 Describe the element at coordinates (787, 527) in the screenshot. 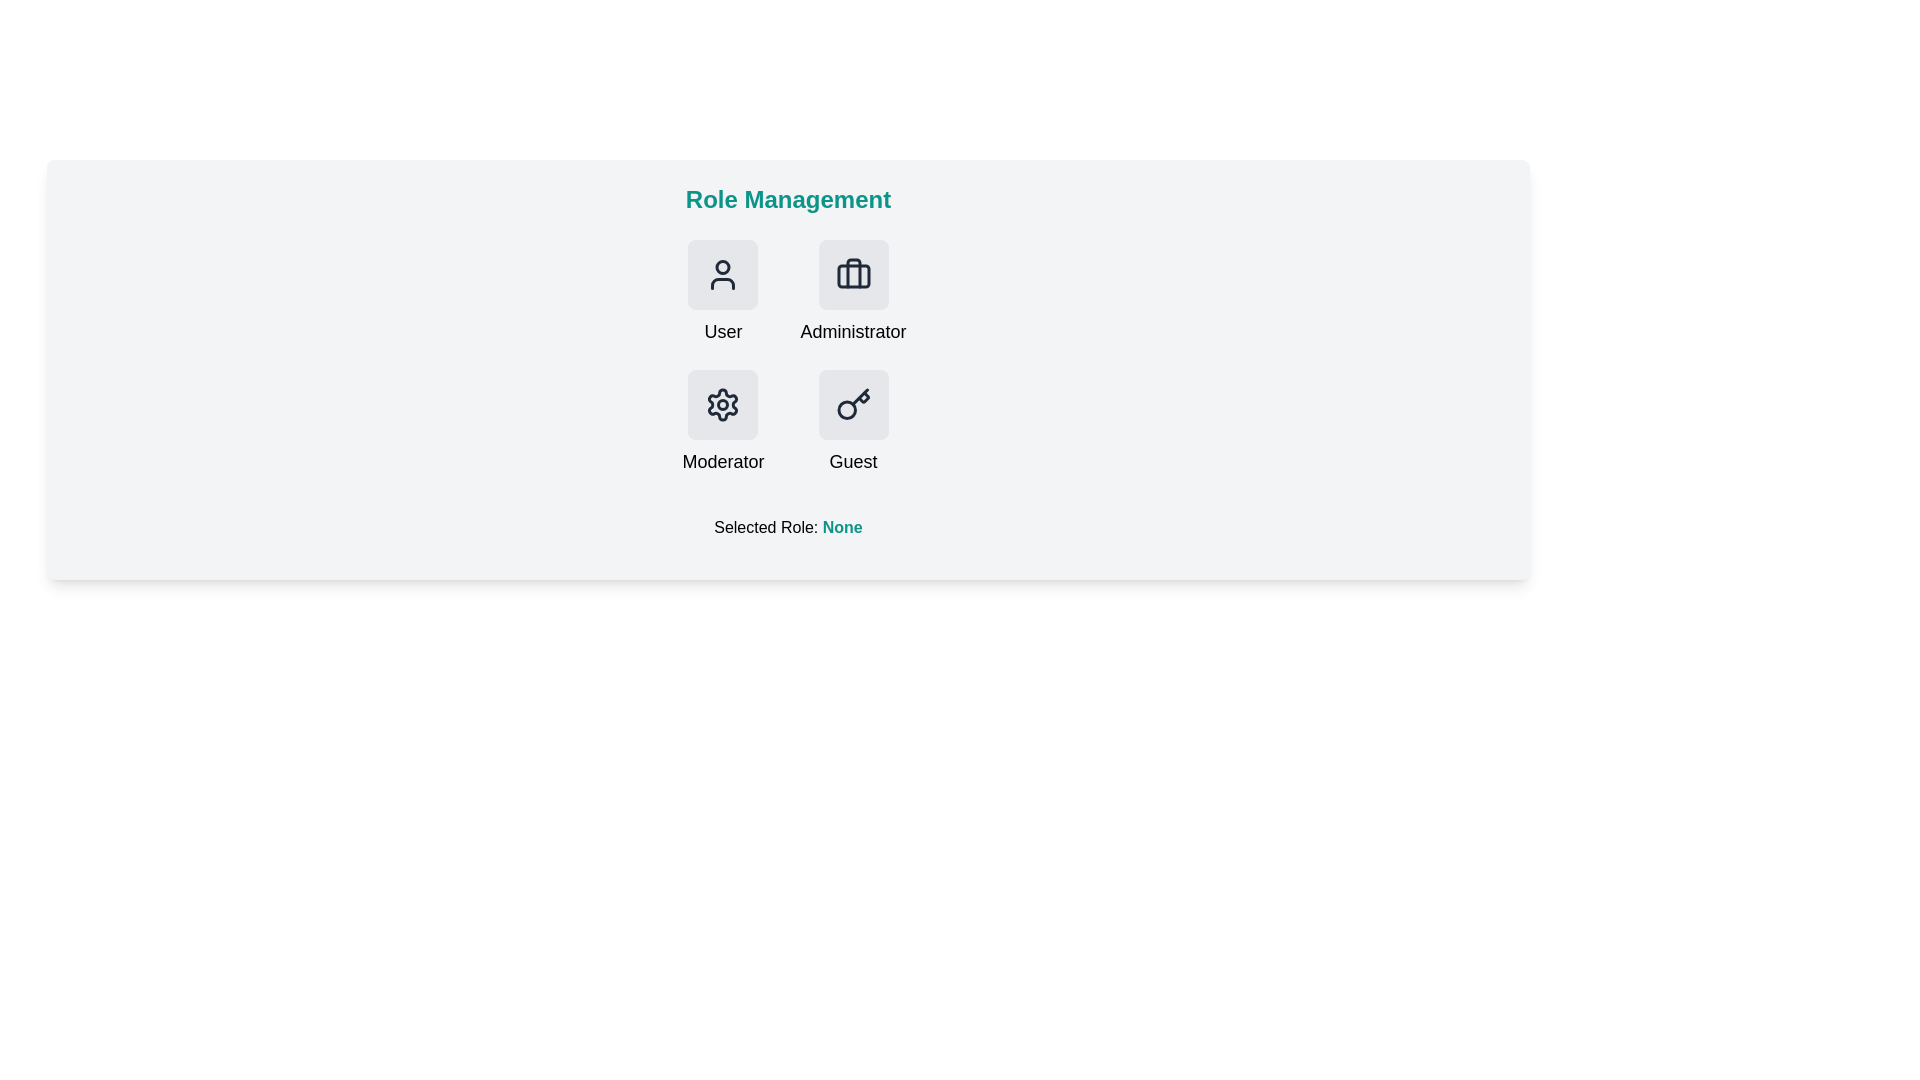

I see `the text label that reads 'Selected Role: None', which is styled in medium font with 'None' emphasized in teal color and bold font, located at the bottom of the interface` at that location.